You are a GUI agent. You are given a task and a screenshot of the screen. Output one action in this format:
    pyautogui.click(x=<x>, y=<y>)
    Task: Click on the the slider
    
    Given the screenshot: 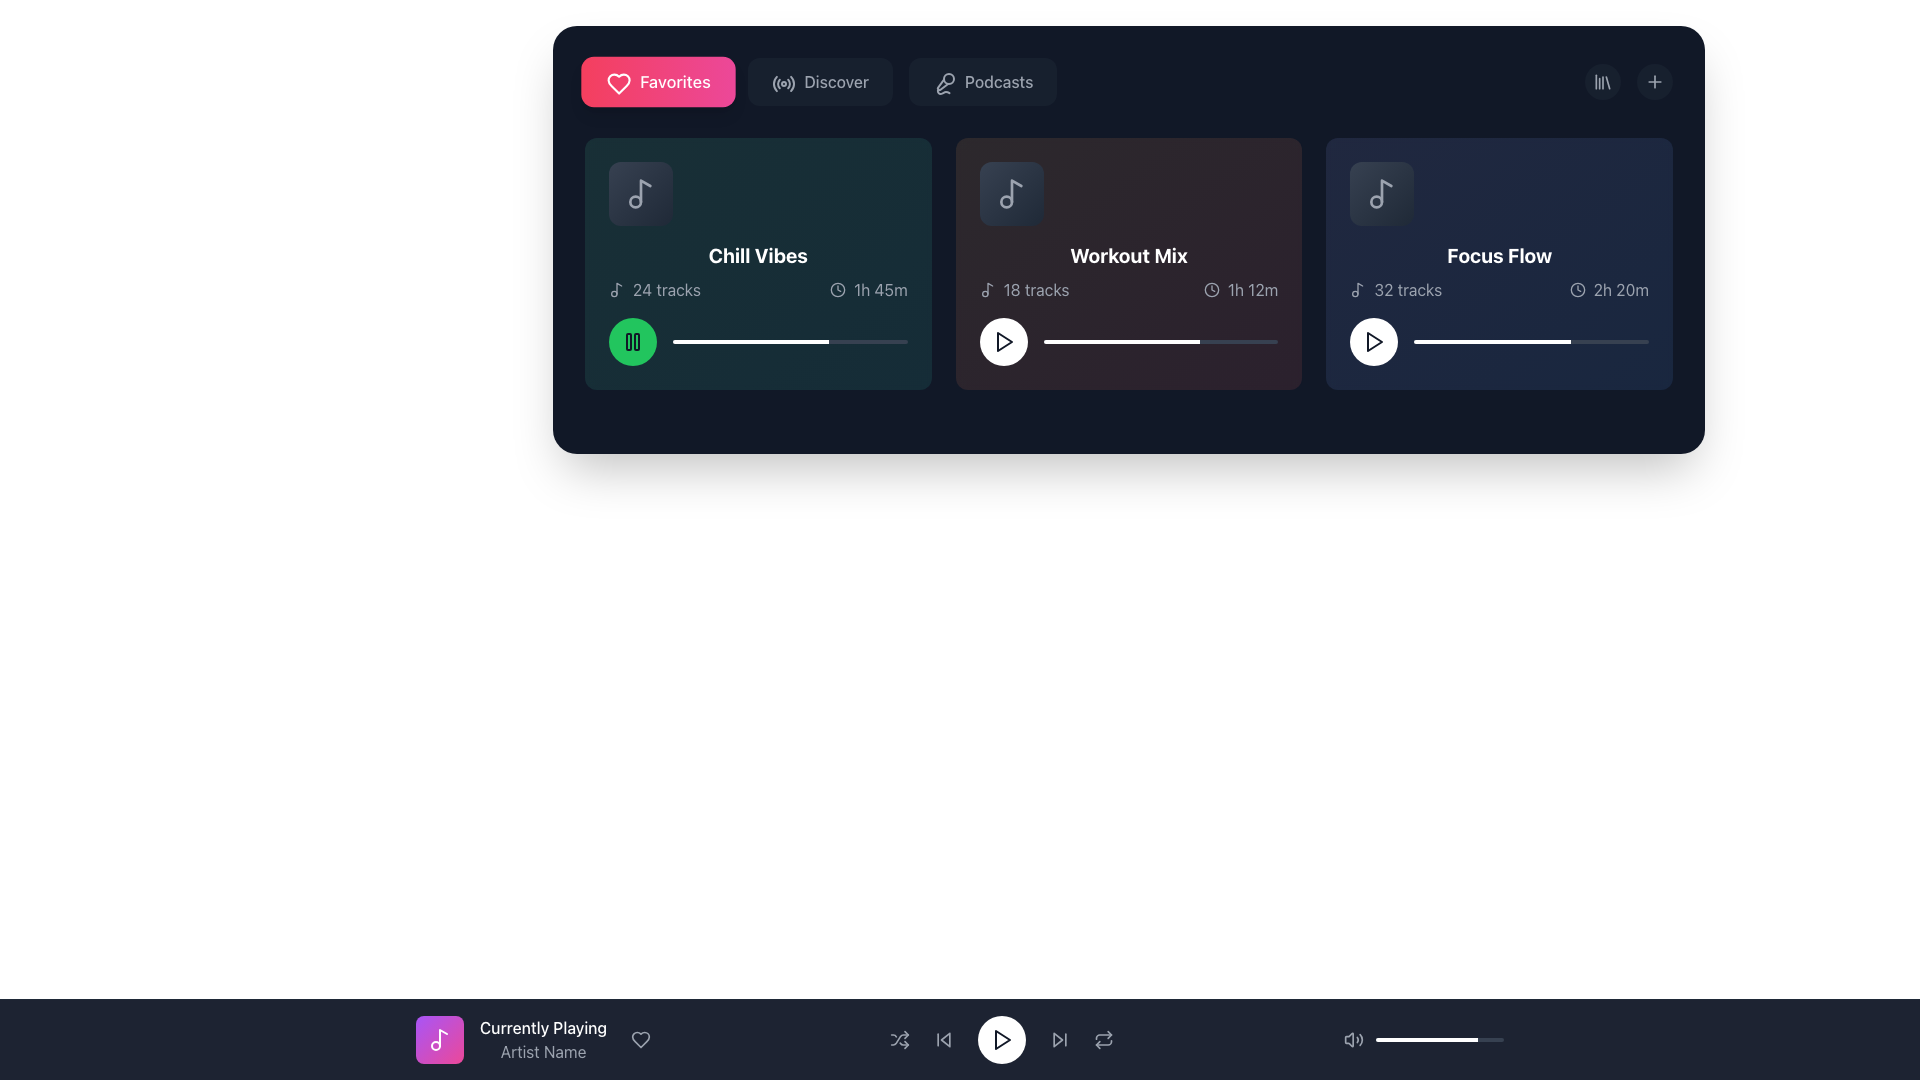 What is the action you would take?
    pyautogui.click(x=1103, y=341)
    